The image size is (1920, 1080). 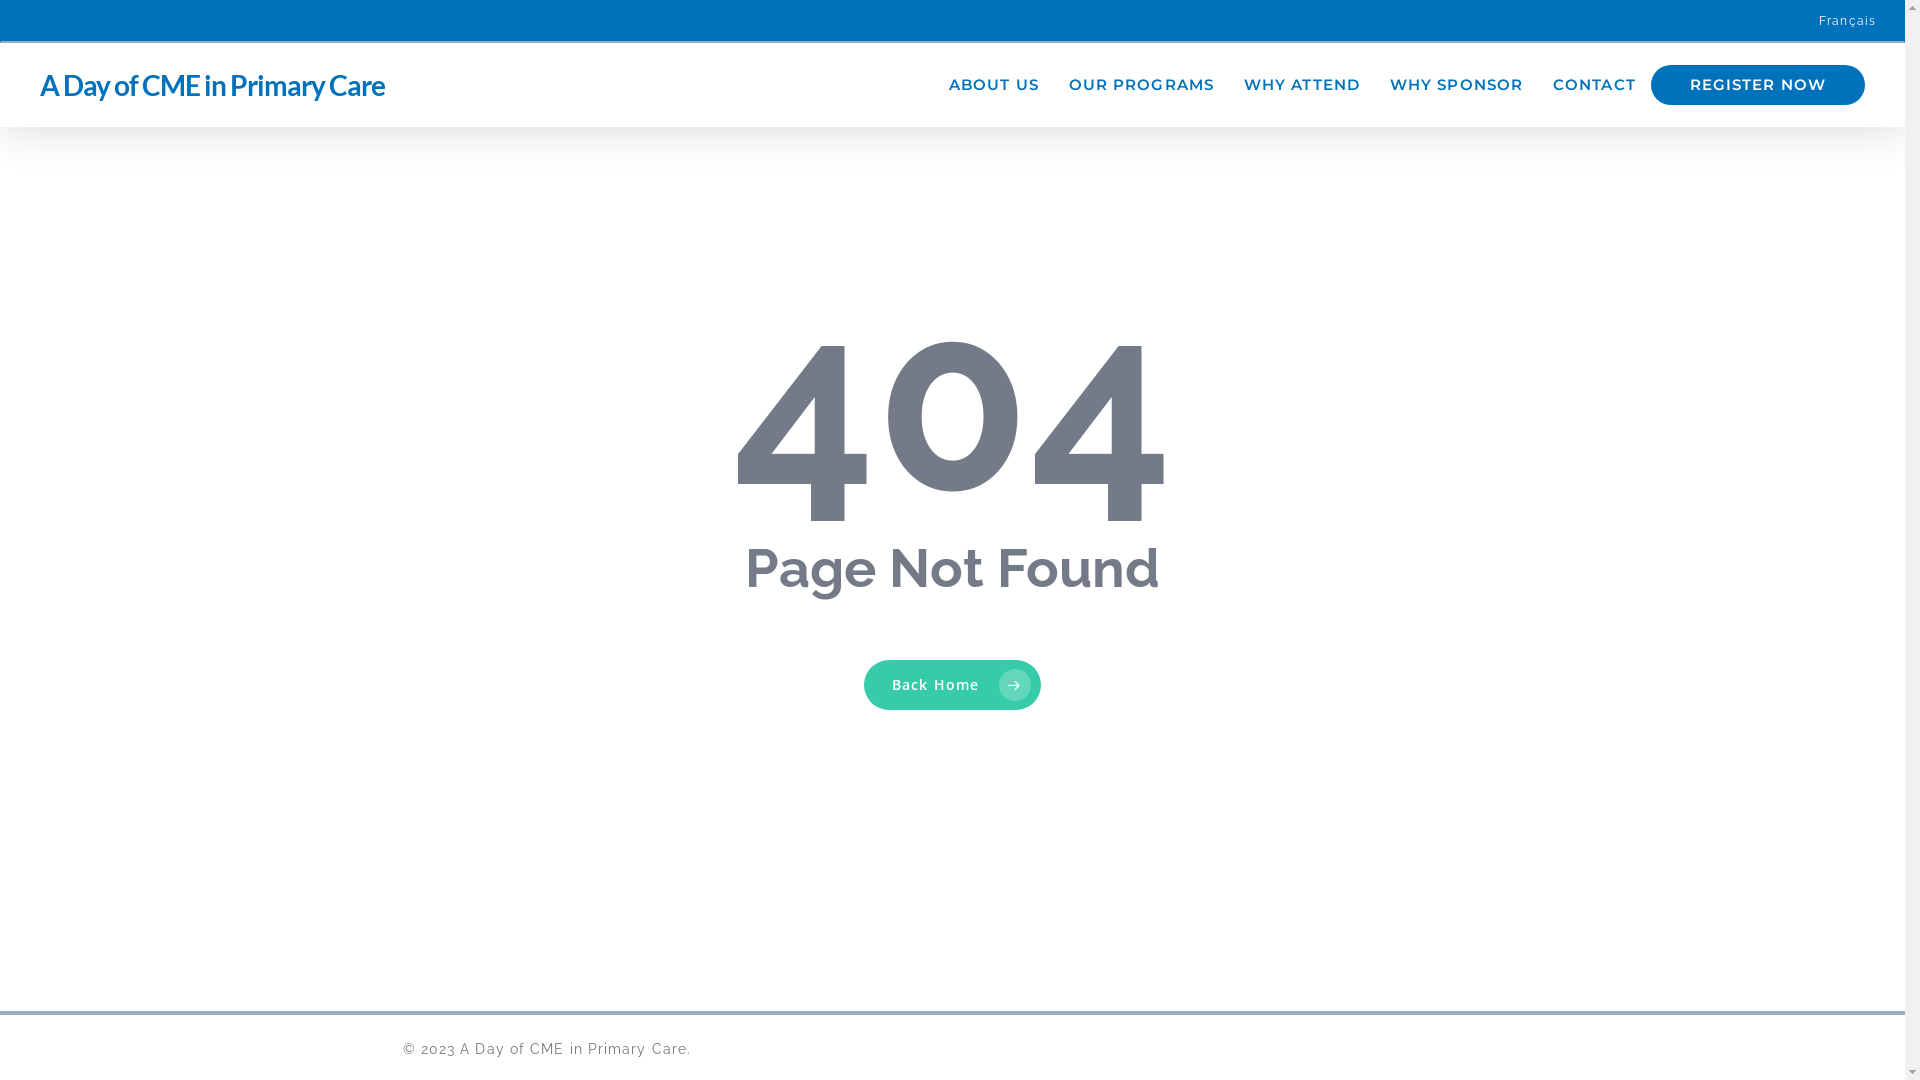 What do you see at coordinates (1141, 83) in the screenshot?
I see `'OUR PROGRAMS'` at bounding box center [1141, 83].